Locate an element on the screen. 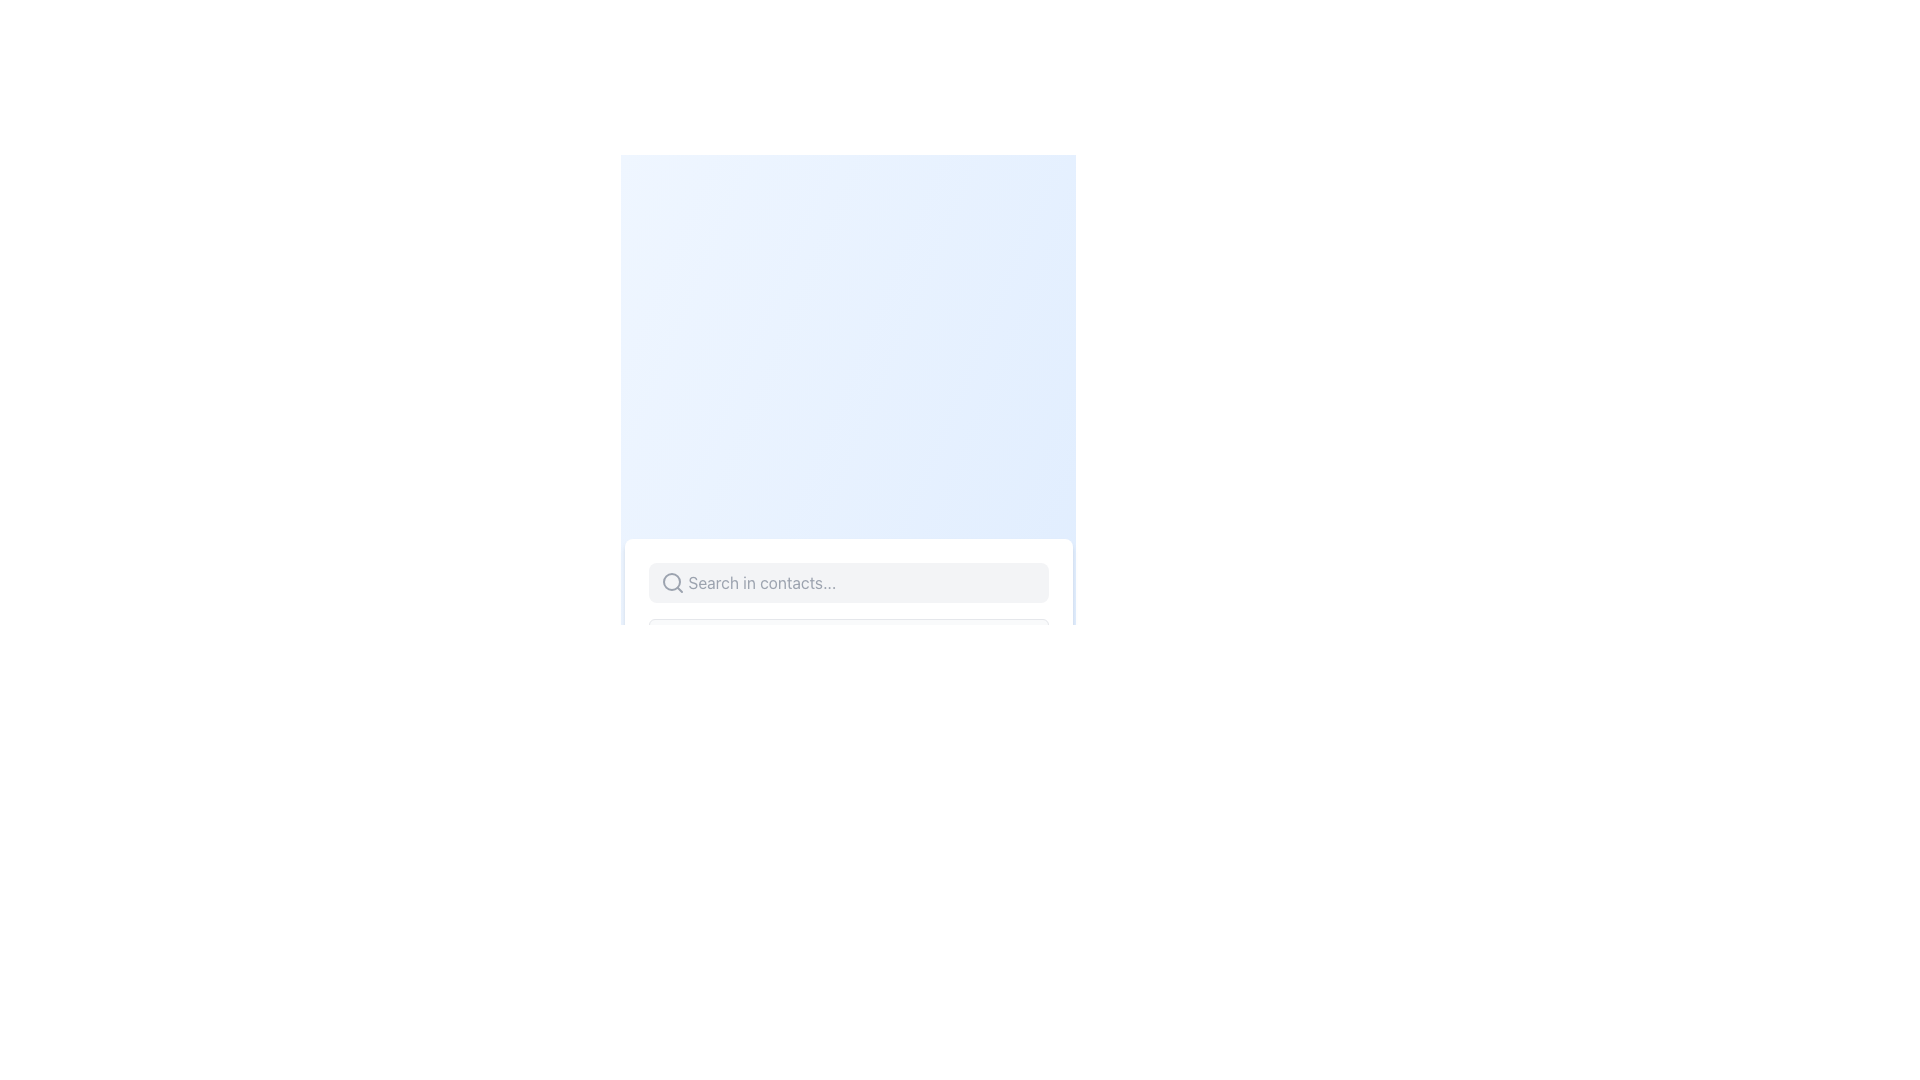 The height and width of the screenshot is (1080, 1920). the circular lens of the magnifying glass icon, which is part of the 'Search in contacts...' input field is located at coordinates (671, 582).